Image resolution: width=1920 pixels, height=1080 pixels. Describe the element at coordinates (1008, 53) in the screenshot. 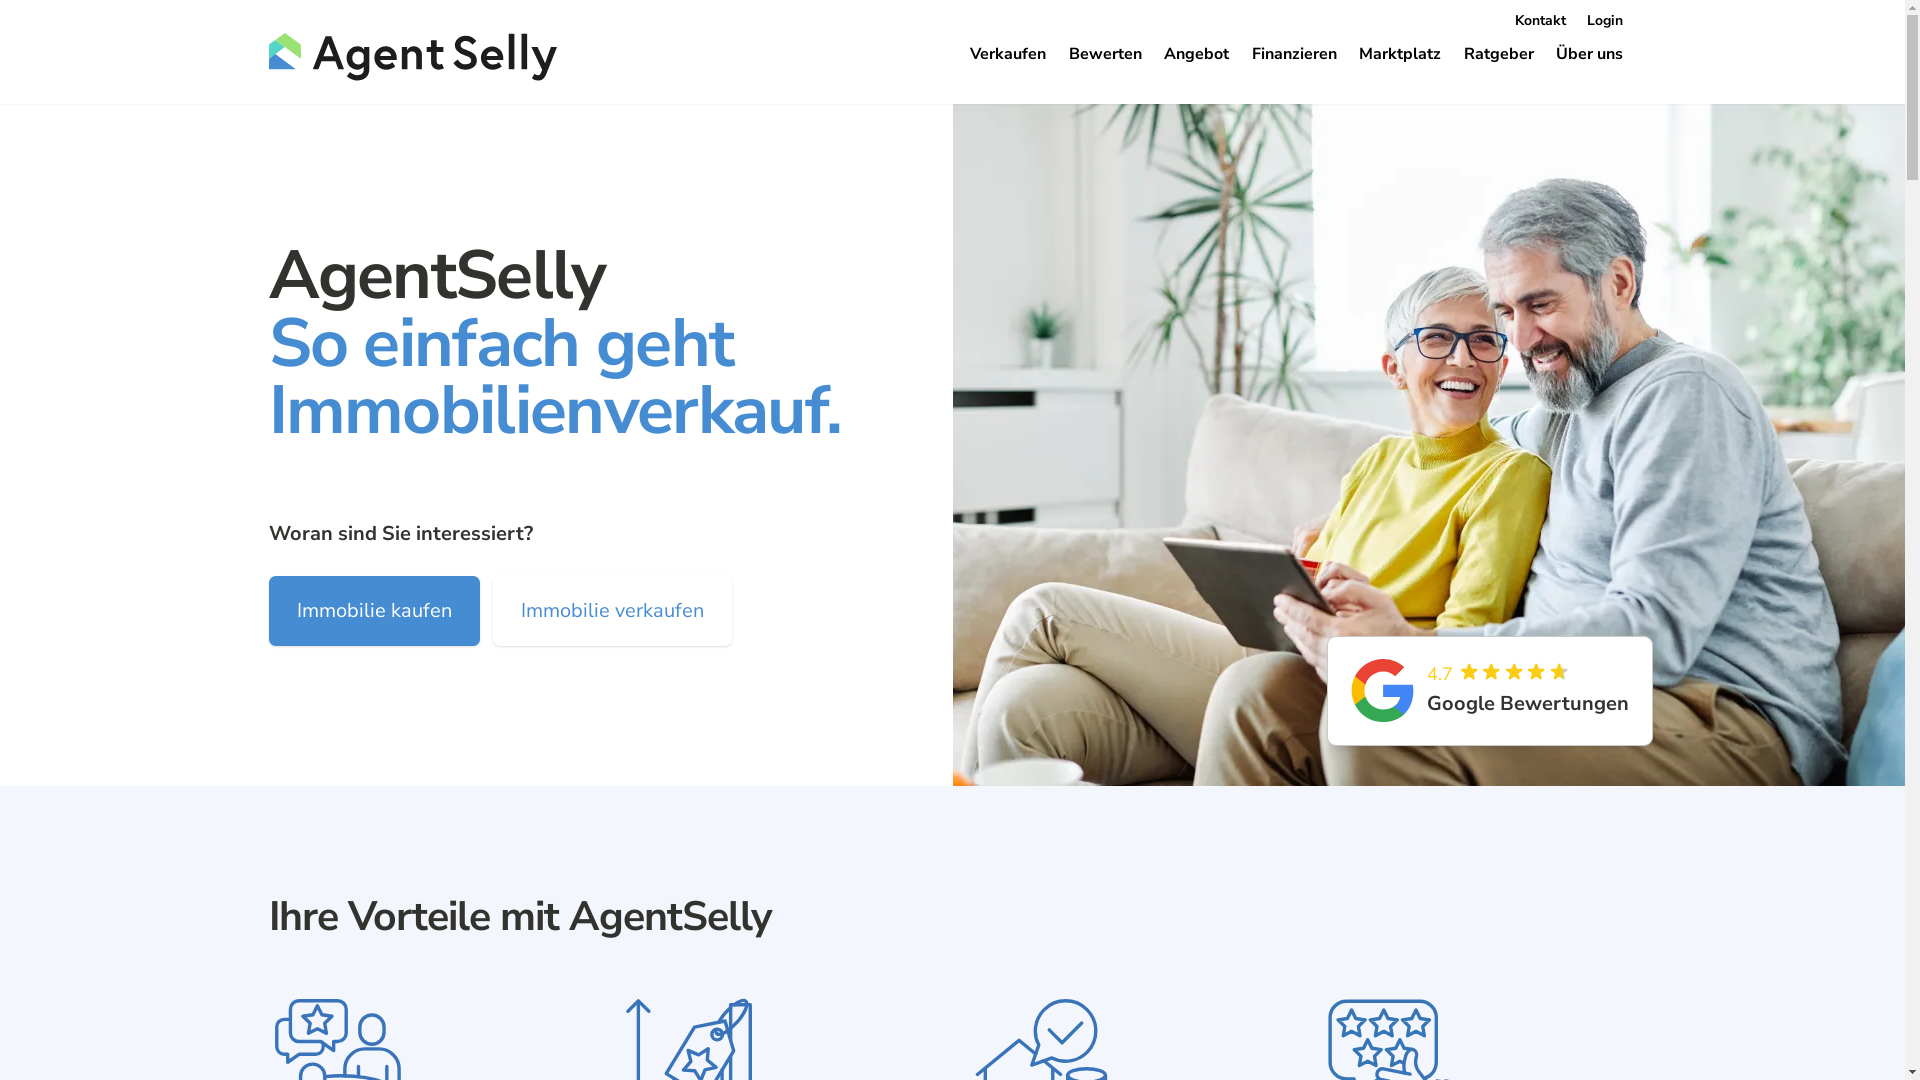

I see `'Verkaufen'` at that location.